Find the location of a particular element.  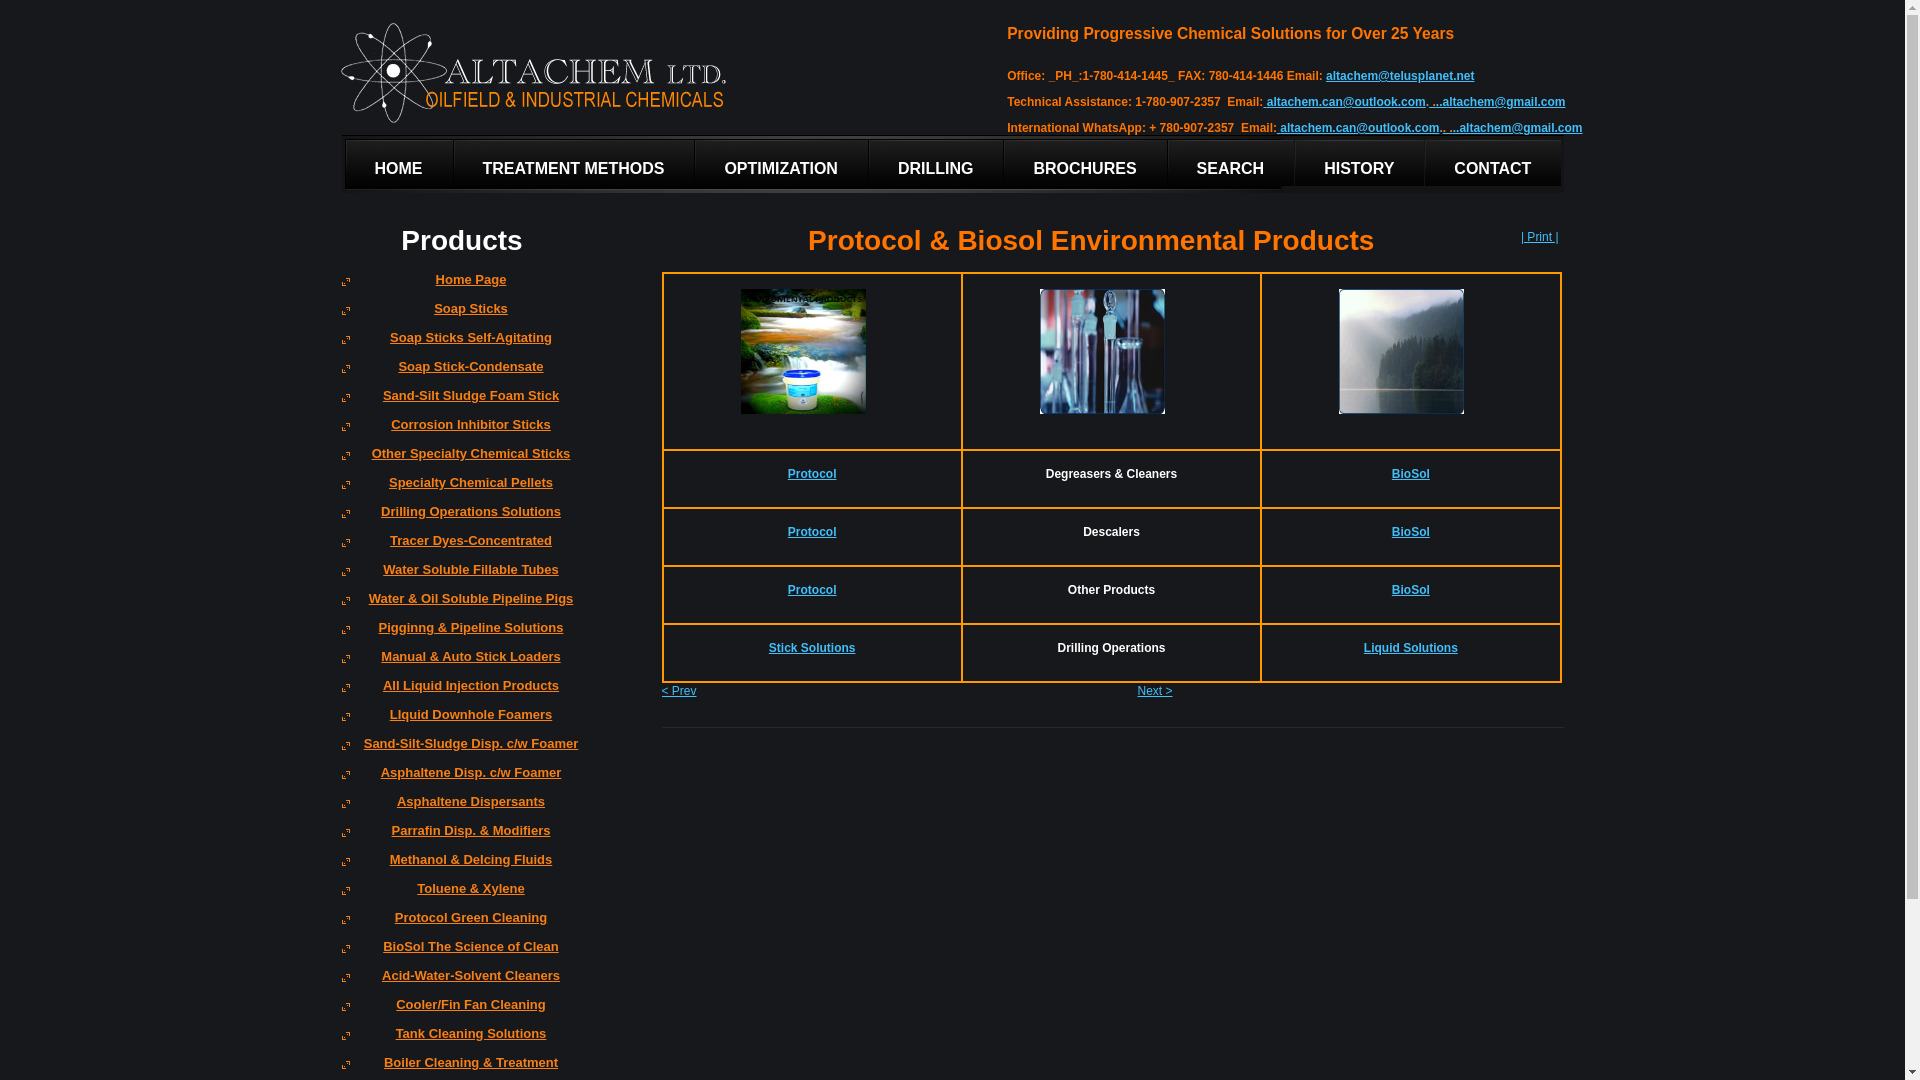

'Parrafin Disp. & Modifiers' is located at coordinates (461, 837).